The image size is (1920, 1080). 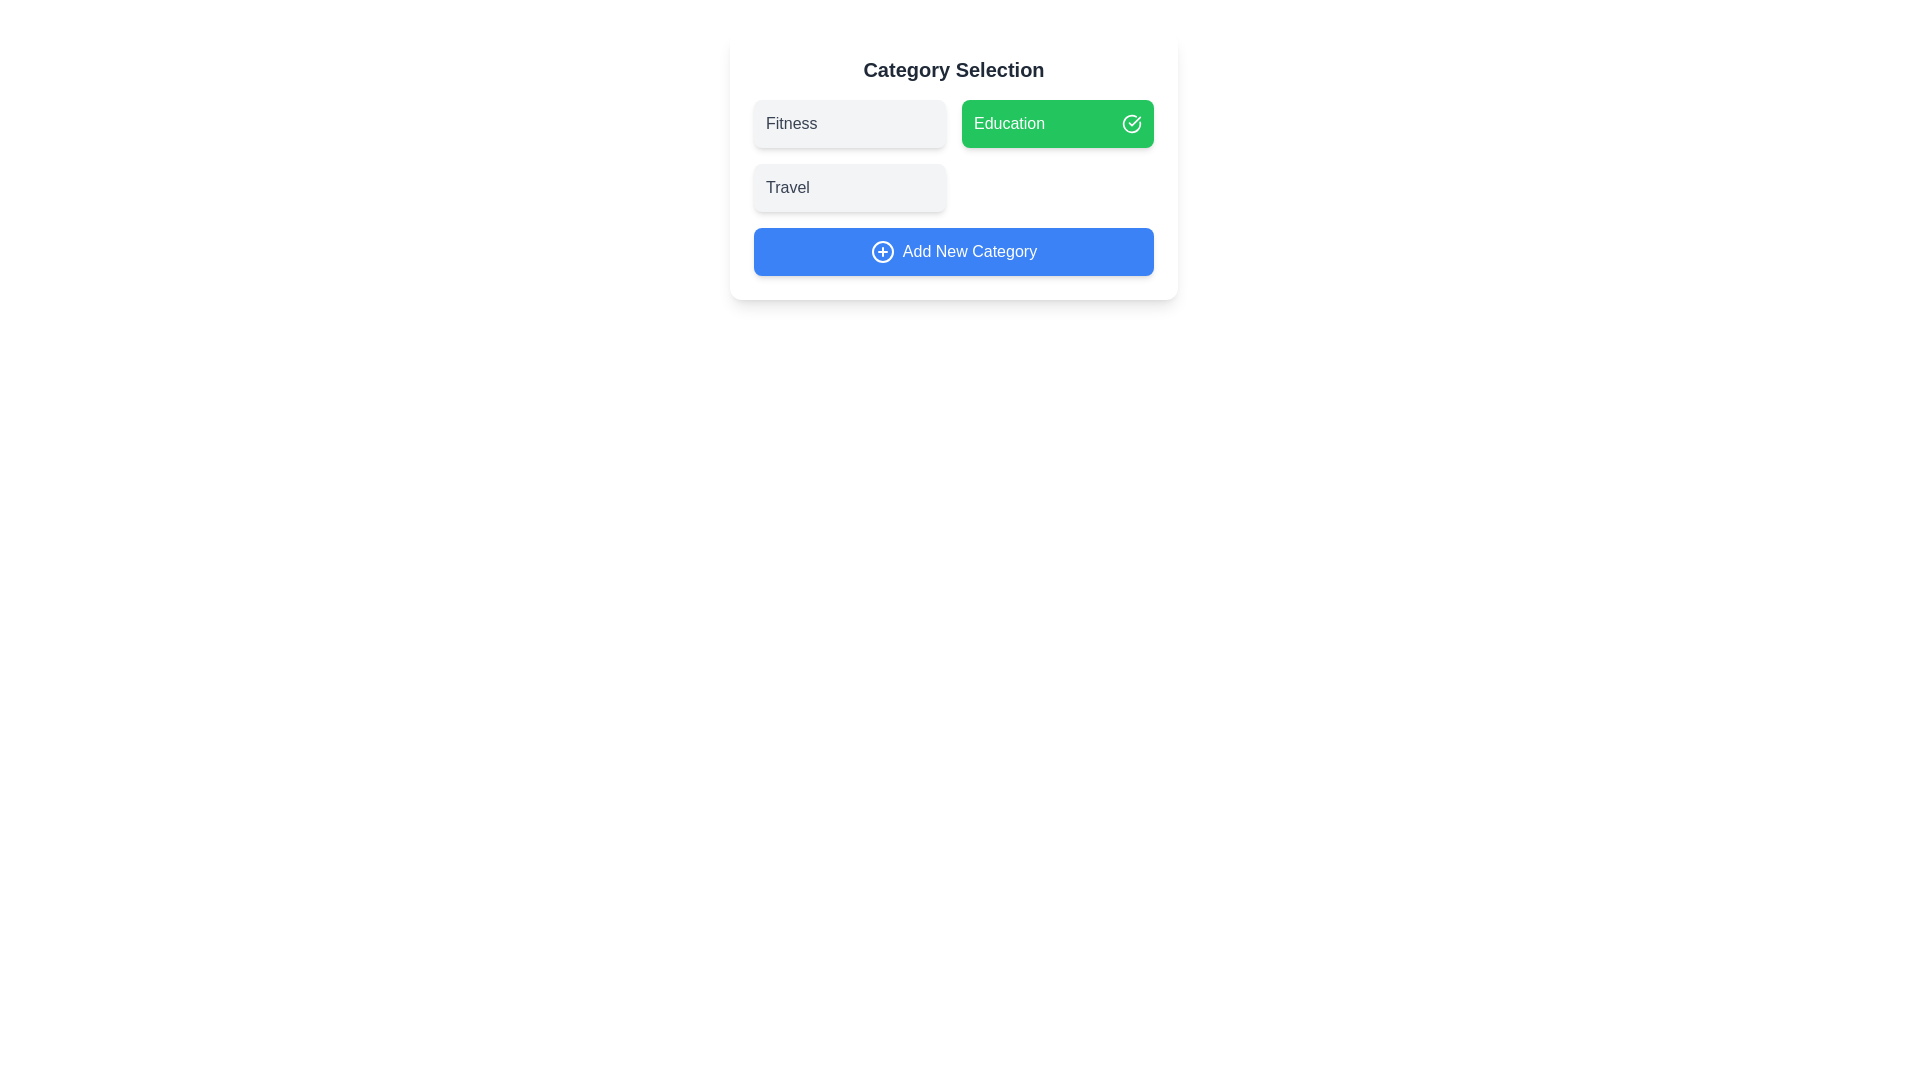 I want to click on the category Travel, so click(x=849, y=188).